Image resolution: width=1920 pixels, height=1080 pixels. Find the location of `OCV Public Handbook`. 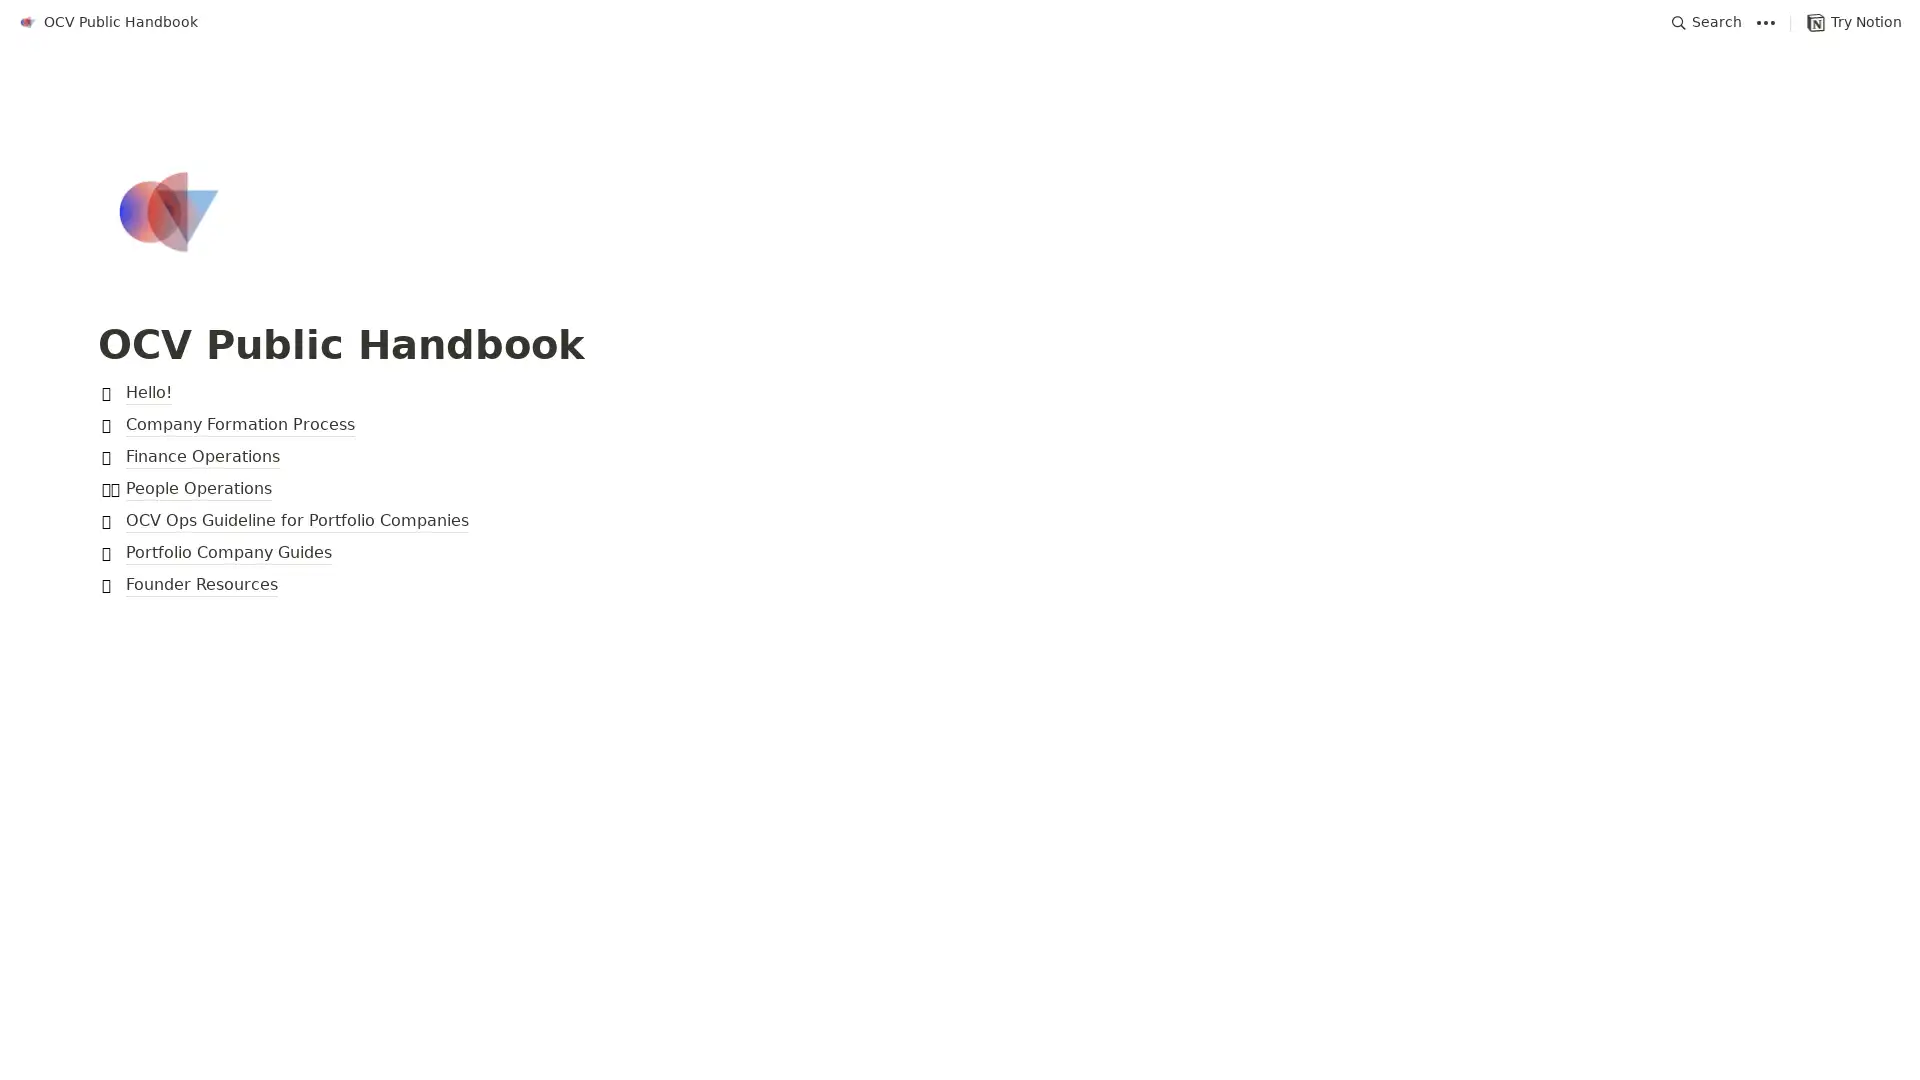

OCV Public Handbook is located at coordinates (107, 22).